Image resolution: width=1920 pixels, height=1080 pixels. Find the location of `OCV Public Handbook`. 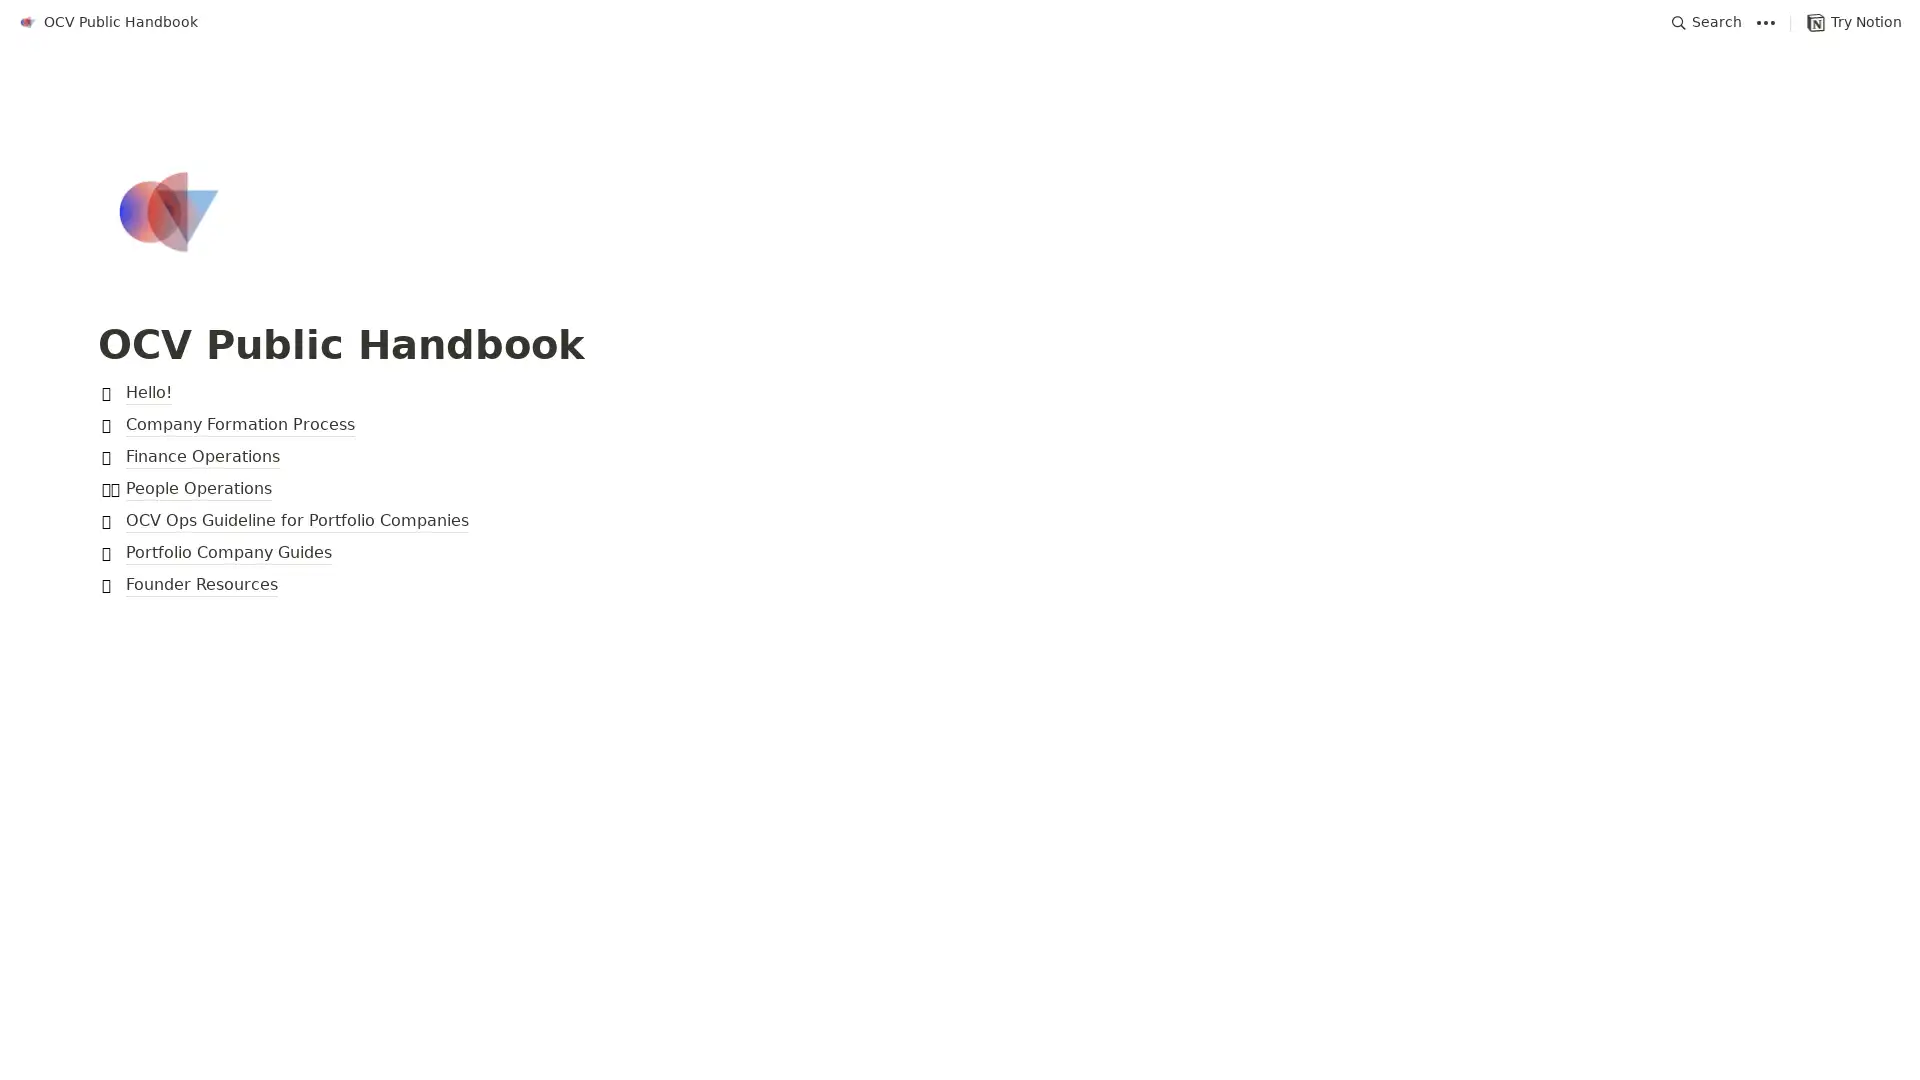

OCV Public Handbook is located at coordinates (107, 22).